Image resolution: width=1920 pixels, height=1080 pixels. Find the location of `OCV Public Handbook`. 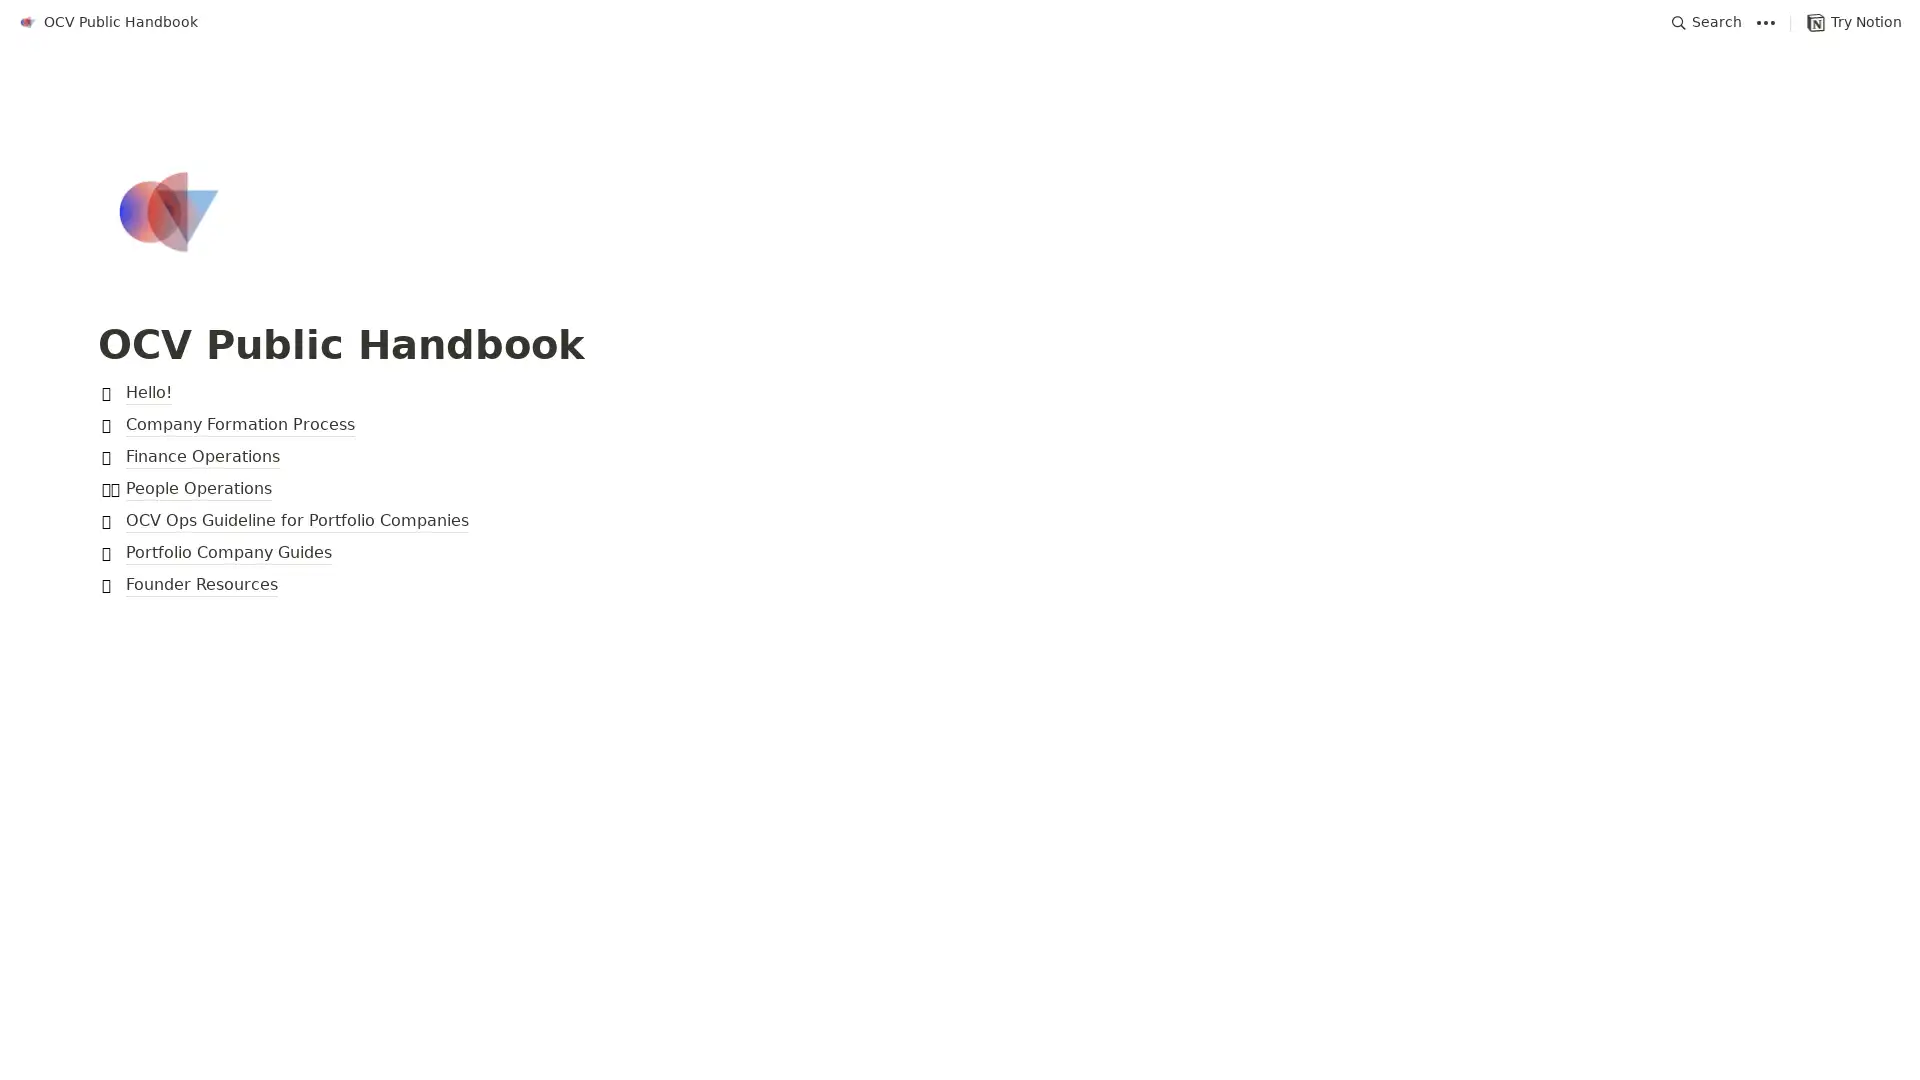

OCV Public Handbook is located at coordinates (107, 22).